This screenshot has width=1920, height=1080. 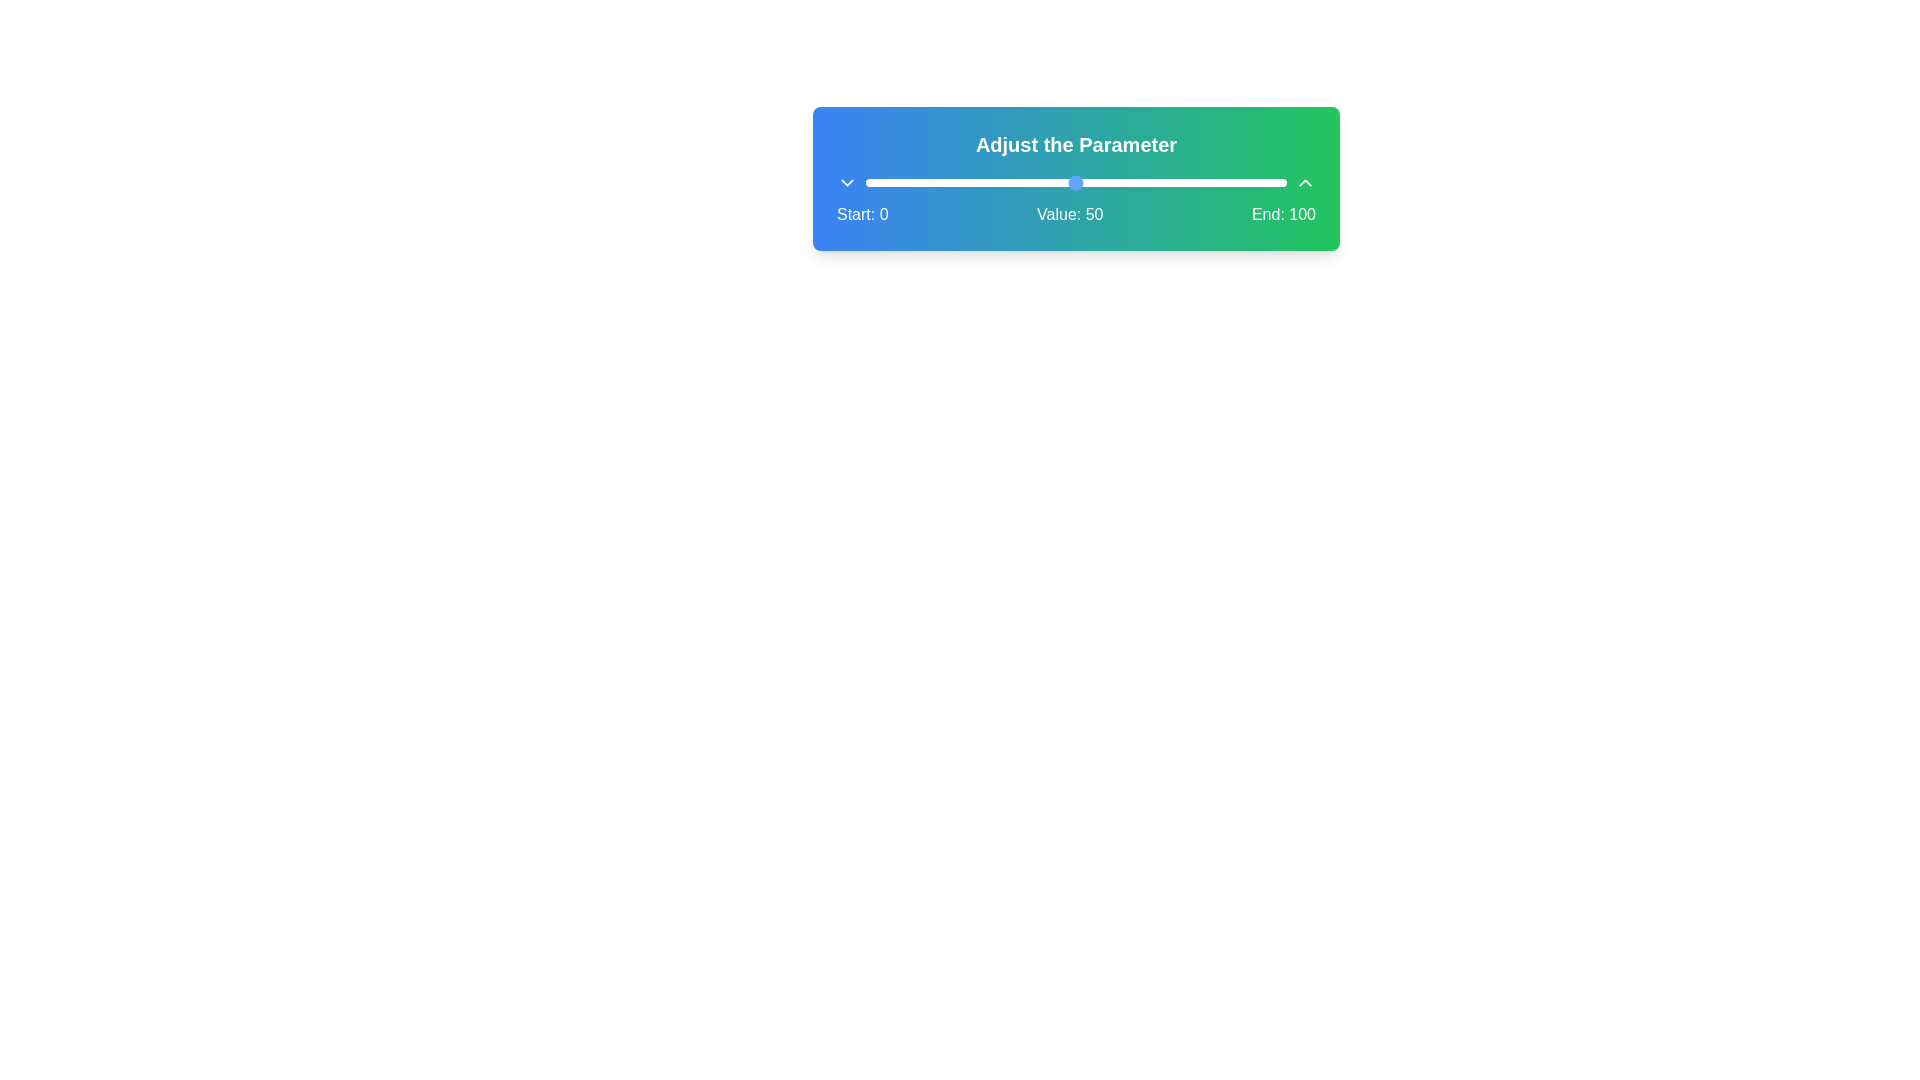 I want to click on the slider, so click(x=1201, y=182).